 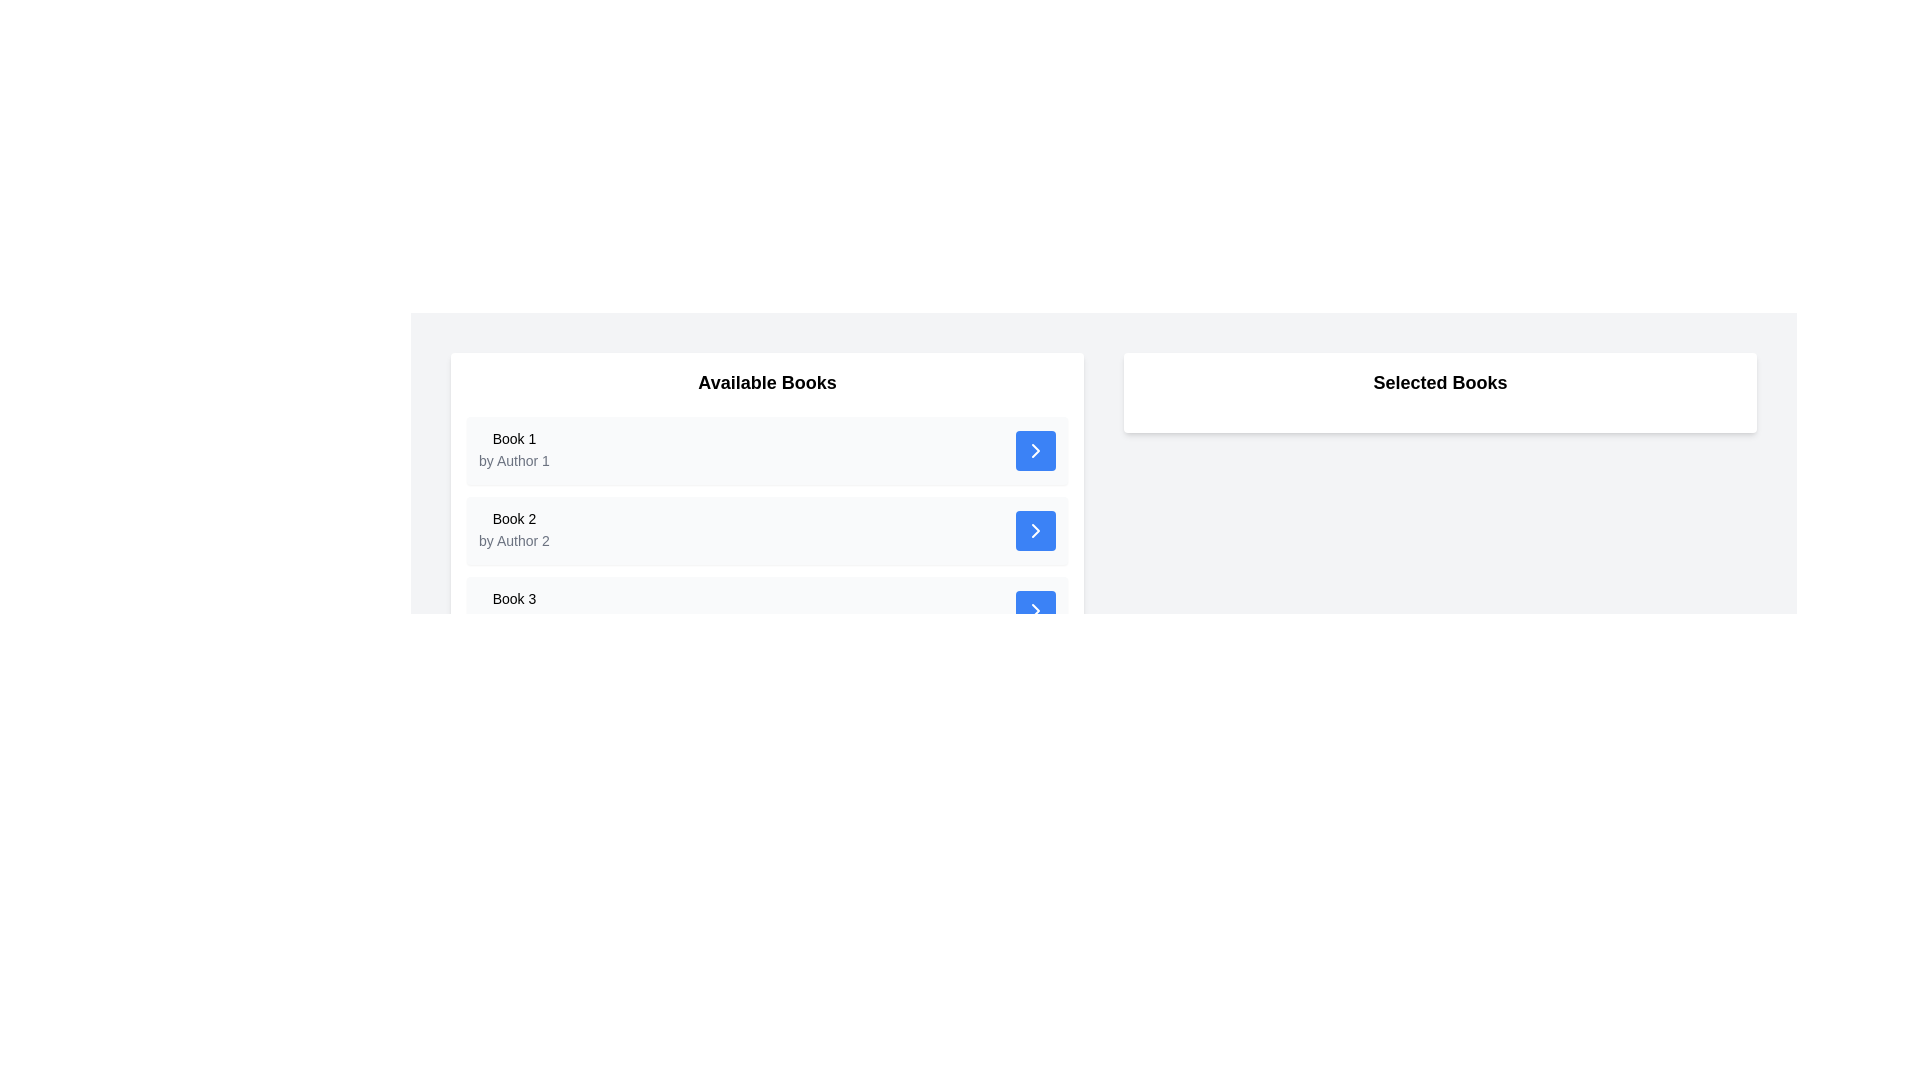 I want to click on the button located at the far right side of the row containing the text 'Book 1 by Author 1', so click(x=1036, y=451).